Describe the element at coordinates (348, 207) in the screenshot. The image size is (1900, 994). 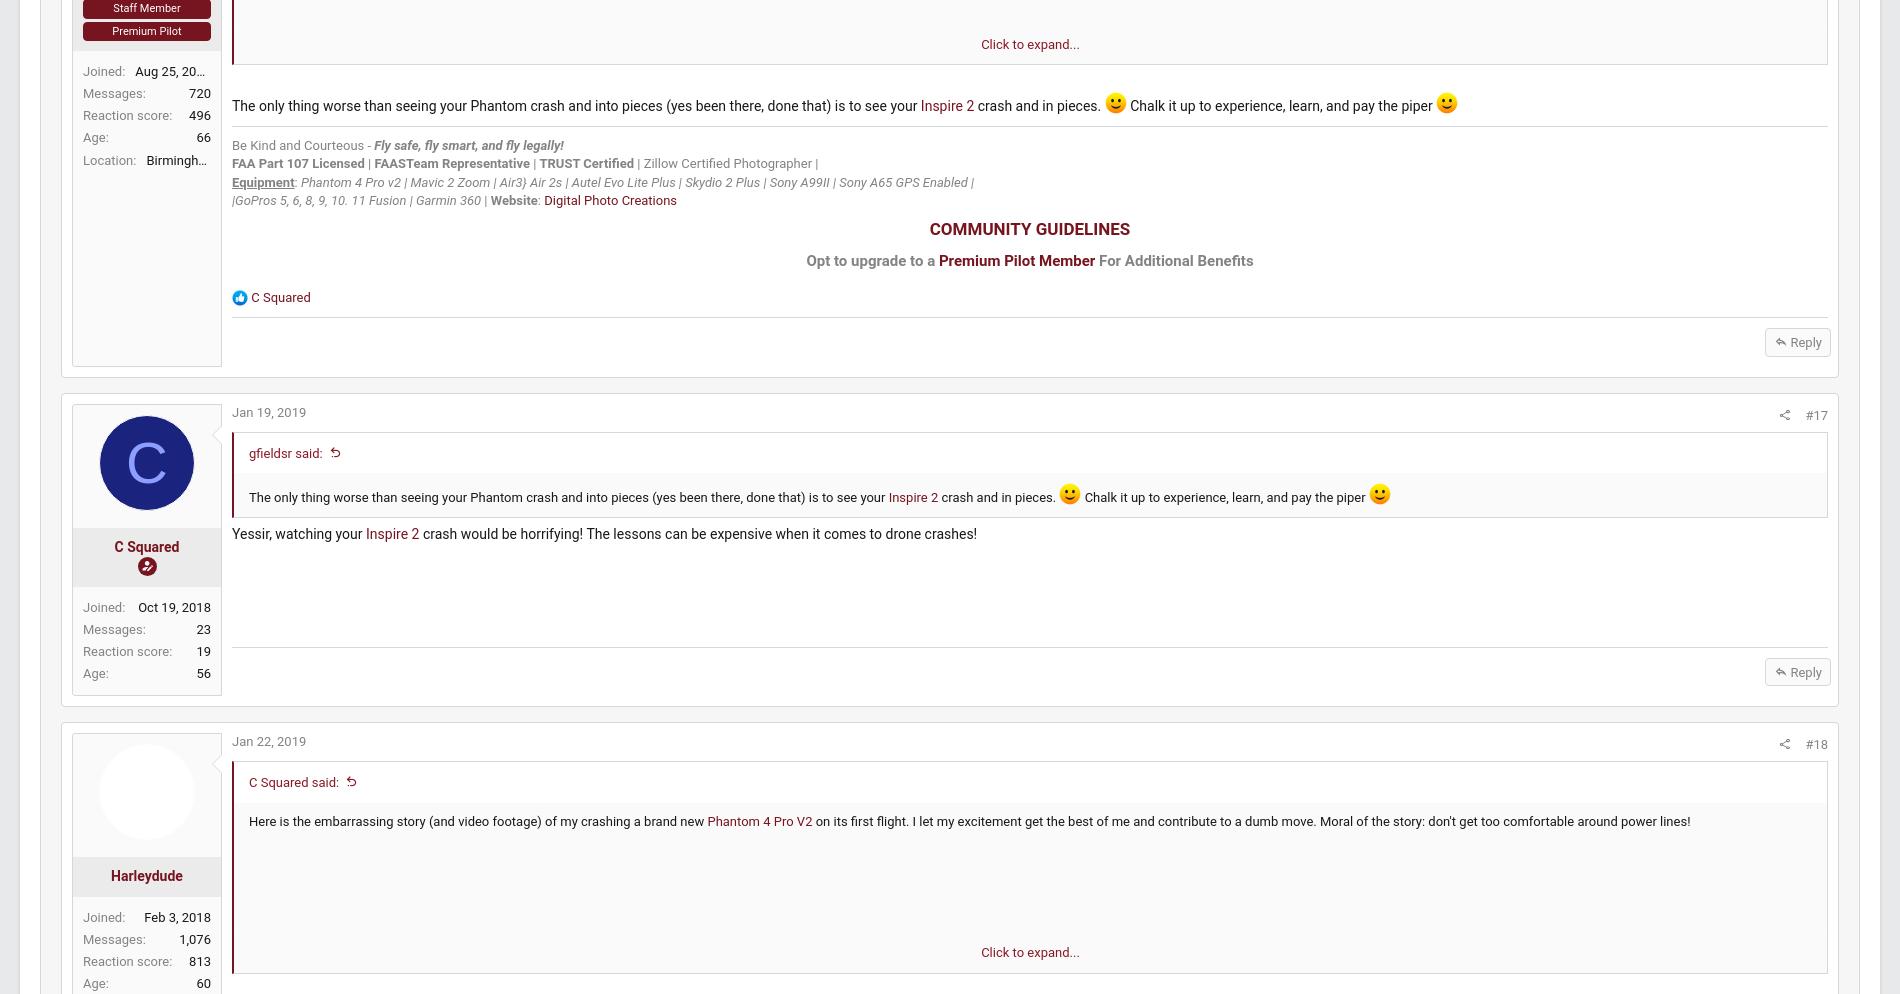
I see `'Be Kind and Courteous -'` at that location.